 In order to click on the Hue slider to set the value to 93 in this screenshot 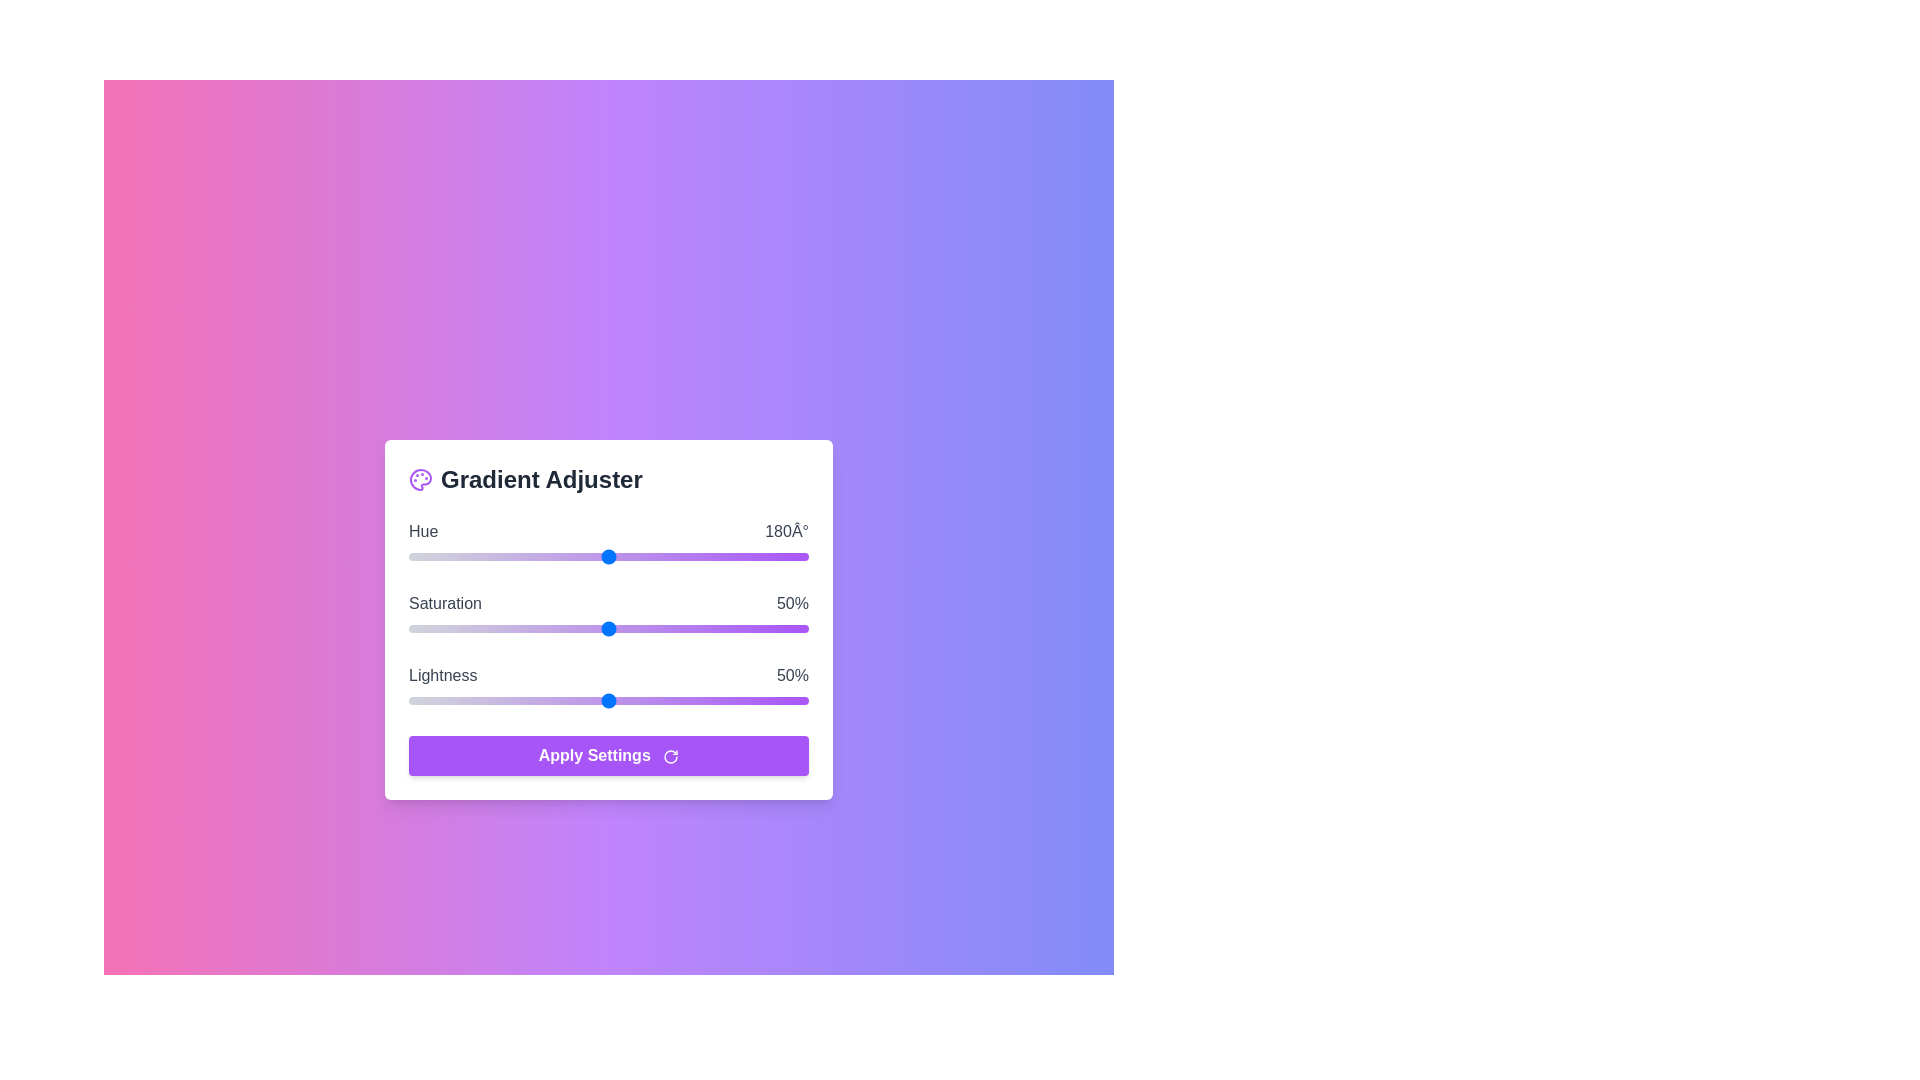, I will do `click(512, 556)`.